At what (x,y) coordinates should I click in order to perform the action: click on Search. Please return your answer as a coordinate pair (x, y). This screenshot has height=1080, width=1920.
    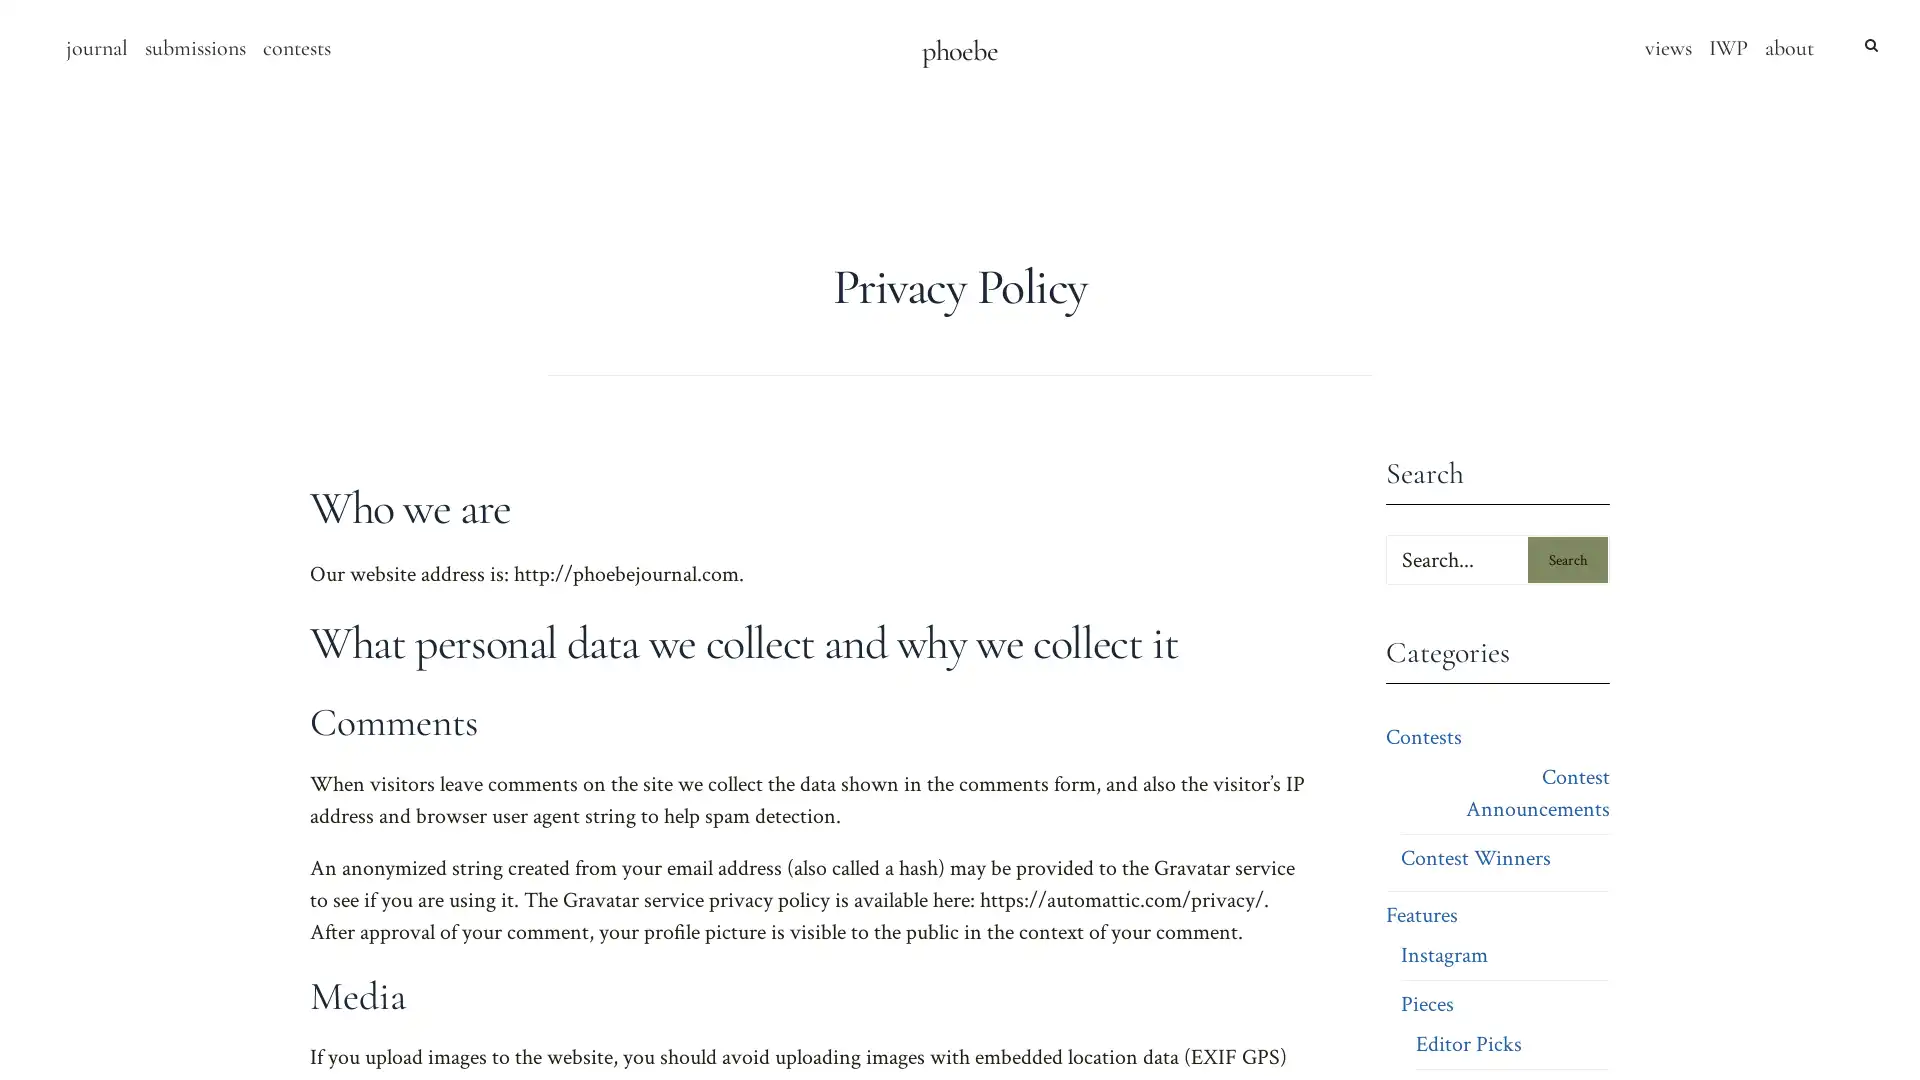
    Looking at the image, I should click on (1567, 559).